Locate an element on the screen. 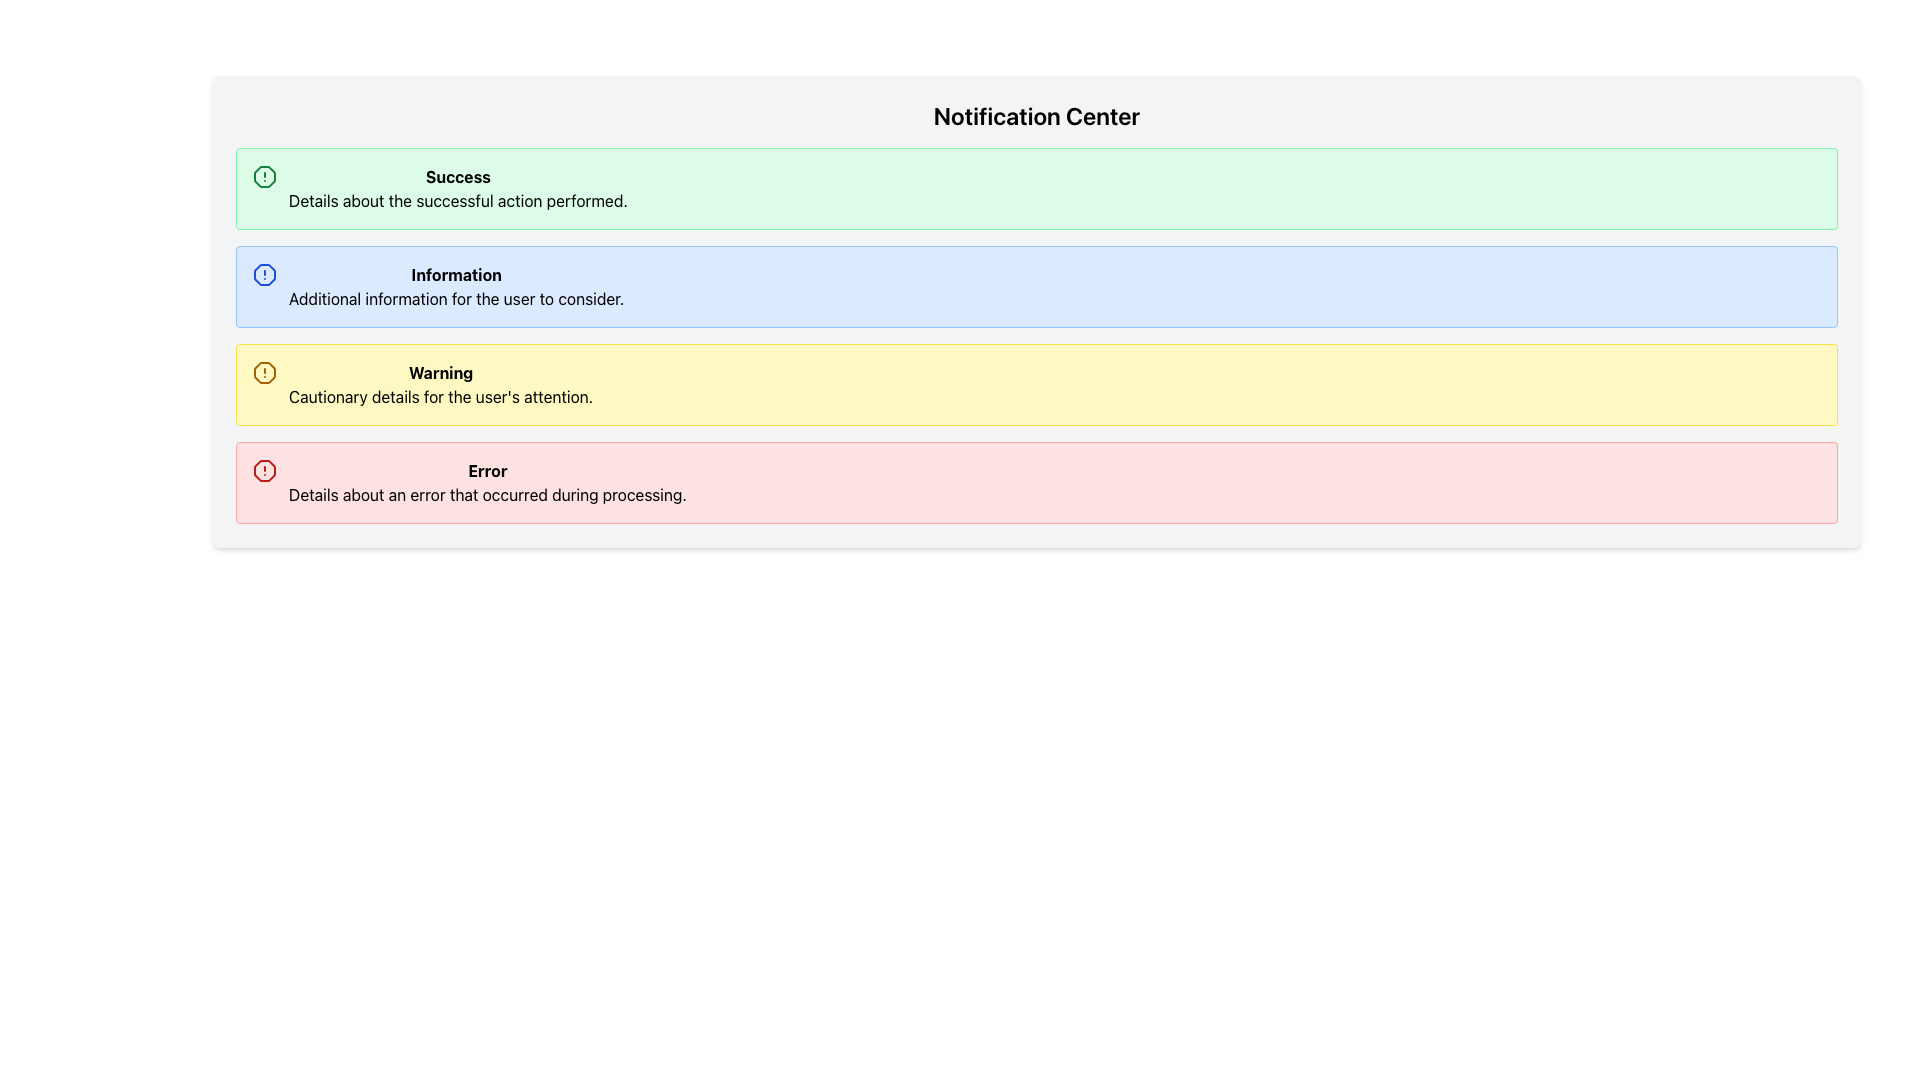 This screenshot has height=1080, width=1920. the Text Display element within the third notification card that provides cautionary information, located between the 'Information' card and the 'Error' card is located at coordinates (440, 385).